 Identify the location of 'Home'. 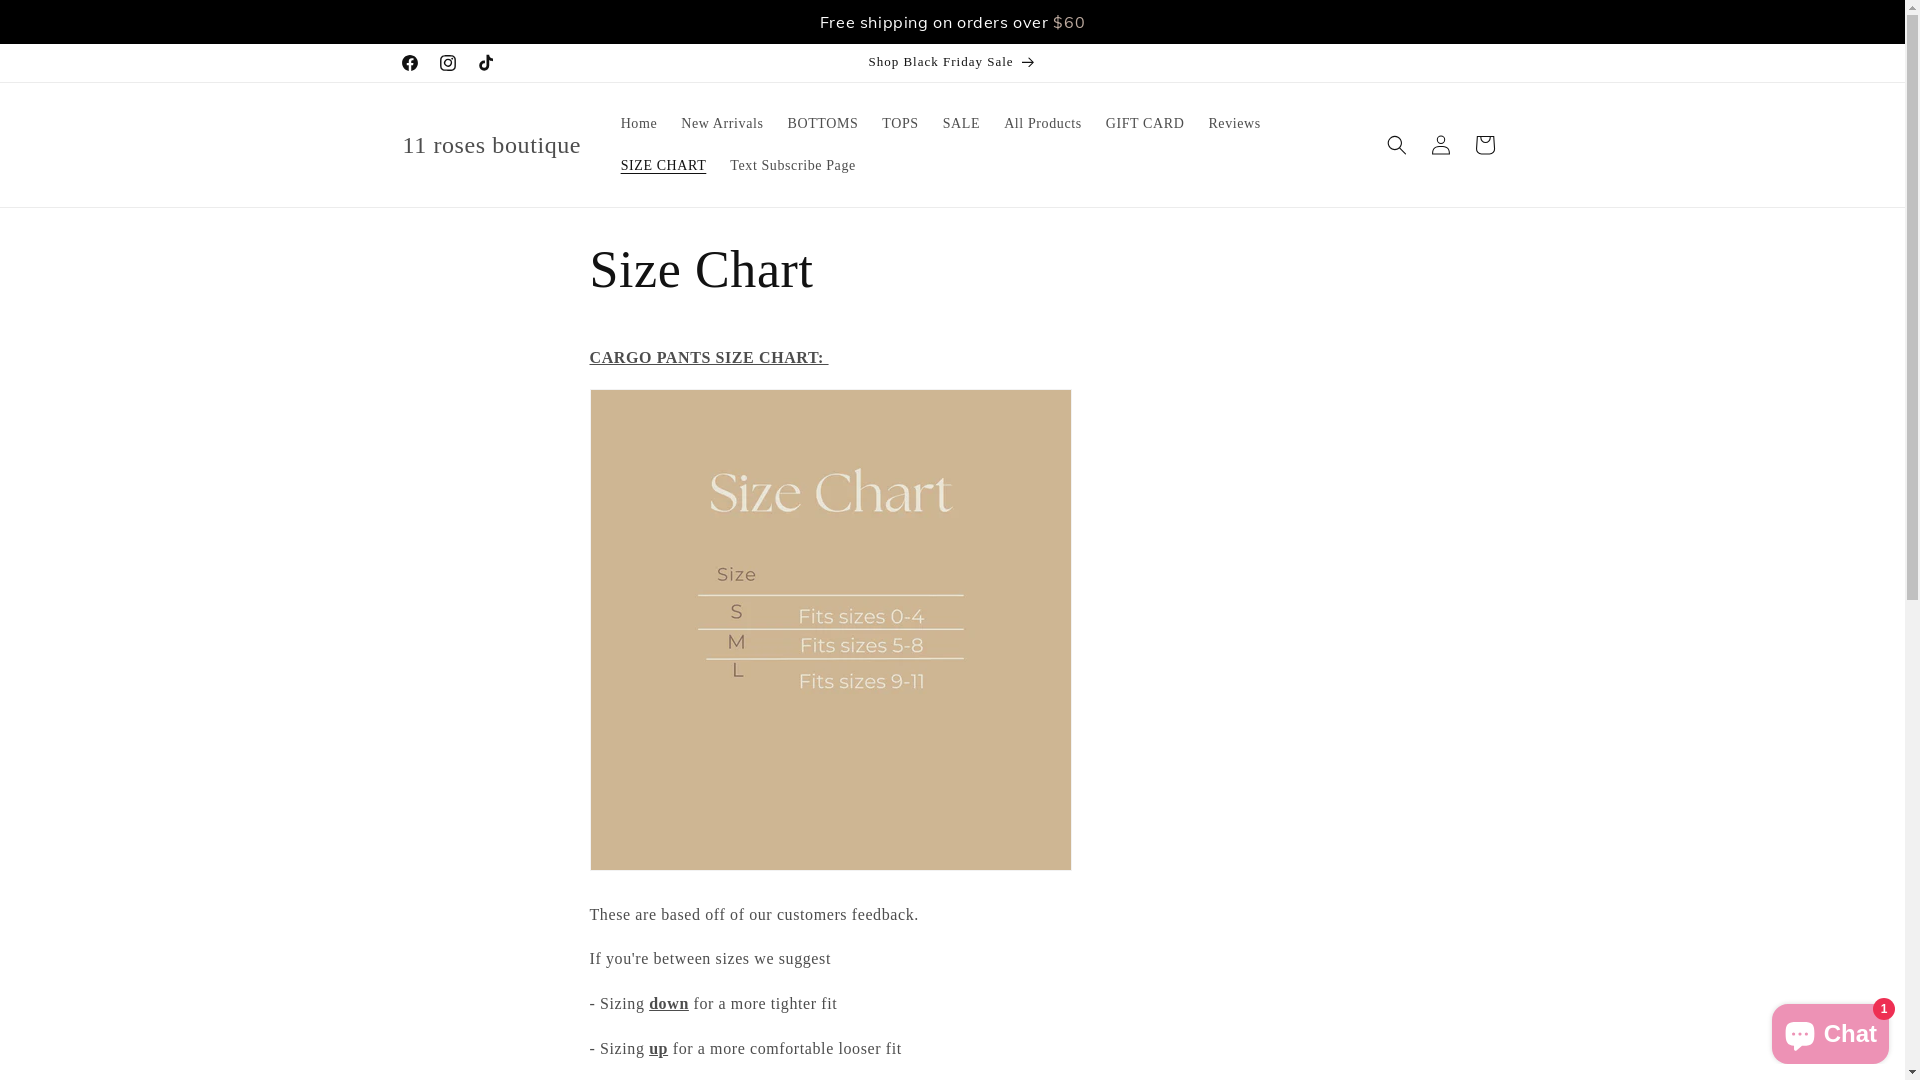
(638, 123).